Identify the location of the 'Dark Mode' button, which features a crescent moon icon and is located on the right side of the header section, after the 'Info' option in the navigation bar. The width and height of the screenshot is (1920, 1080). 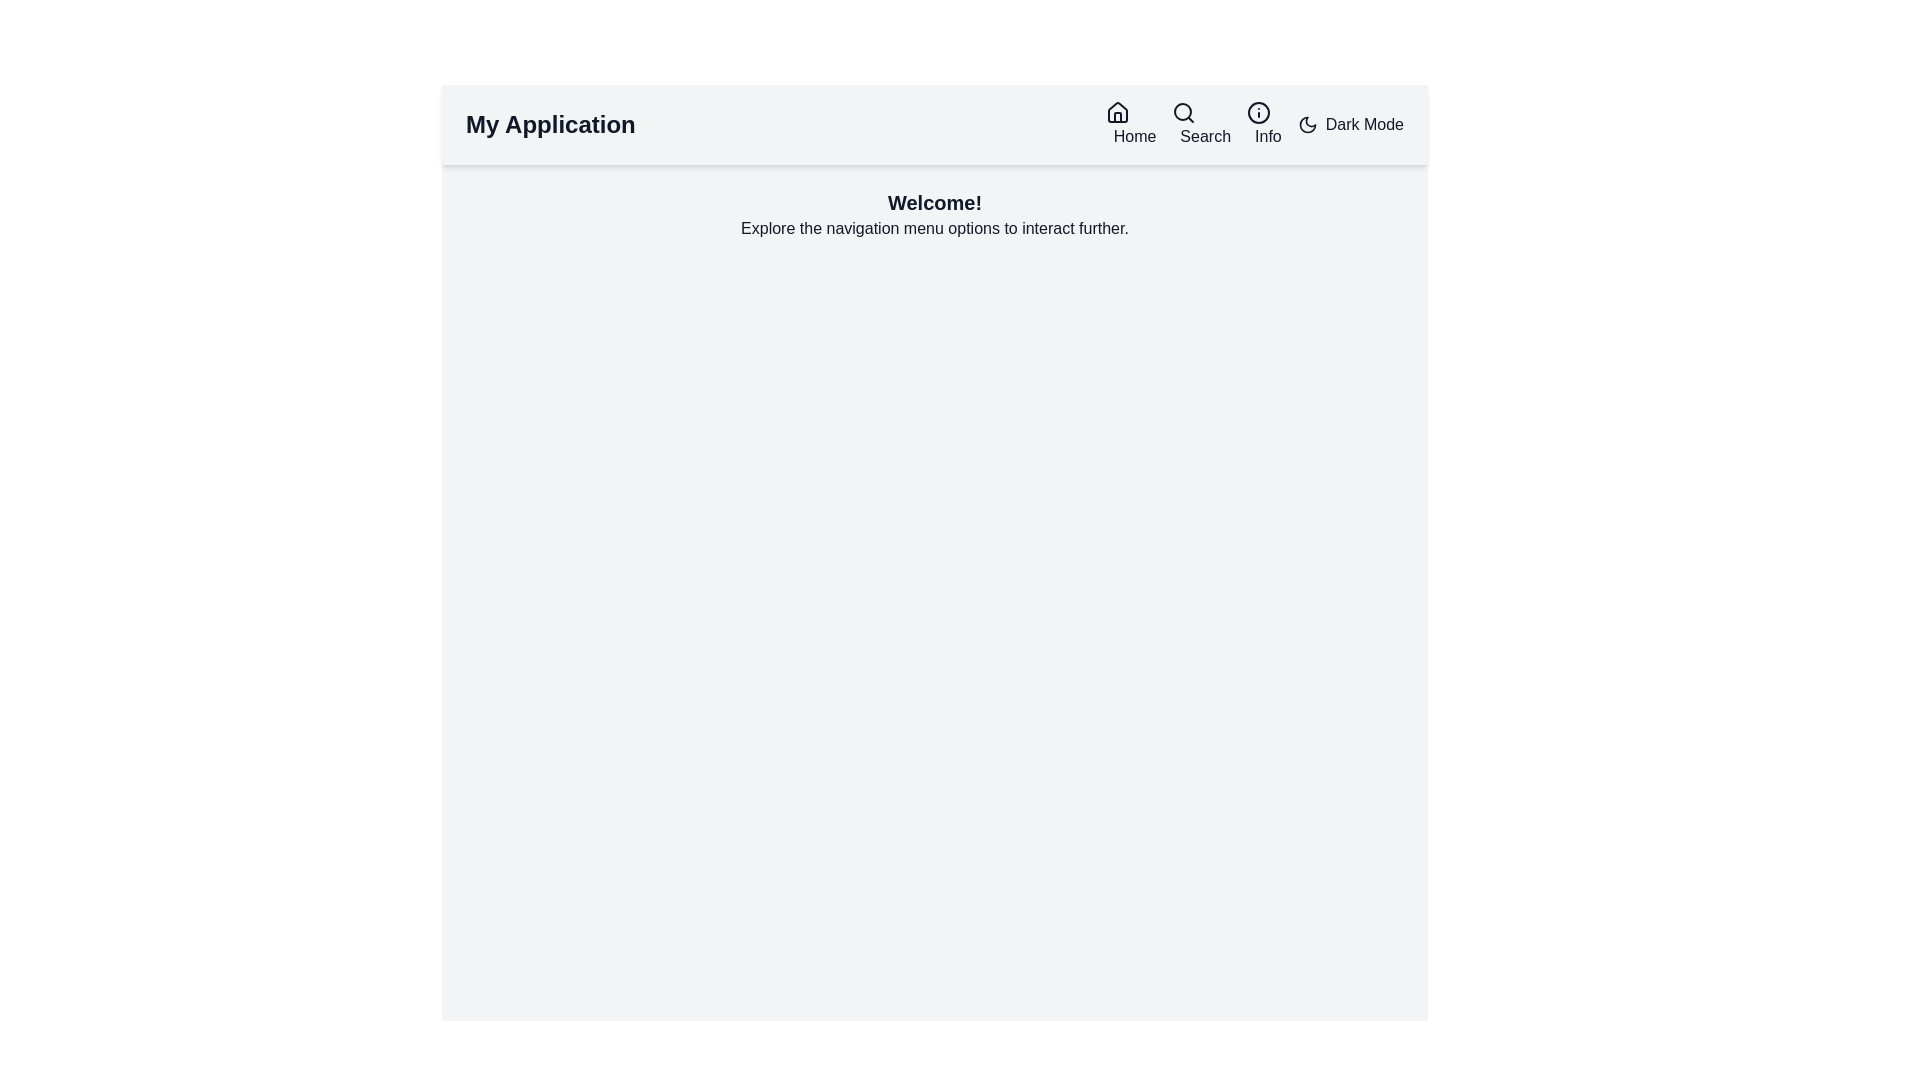
(1350, 124).